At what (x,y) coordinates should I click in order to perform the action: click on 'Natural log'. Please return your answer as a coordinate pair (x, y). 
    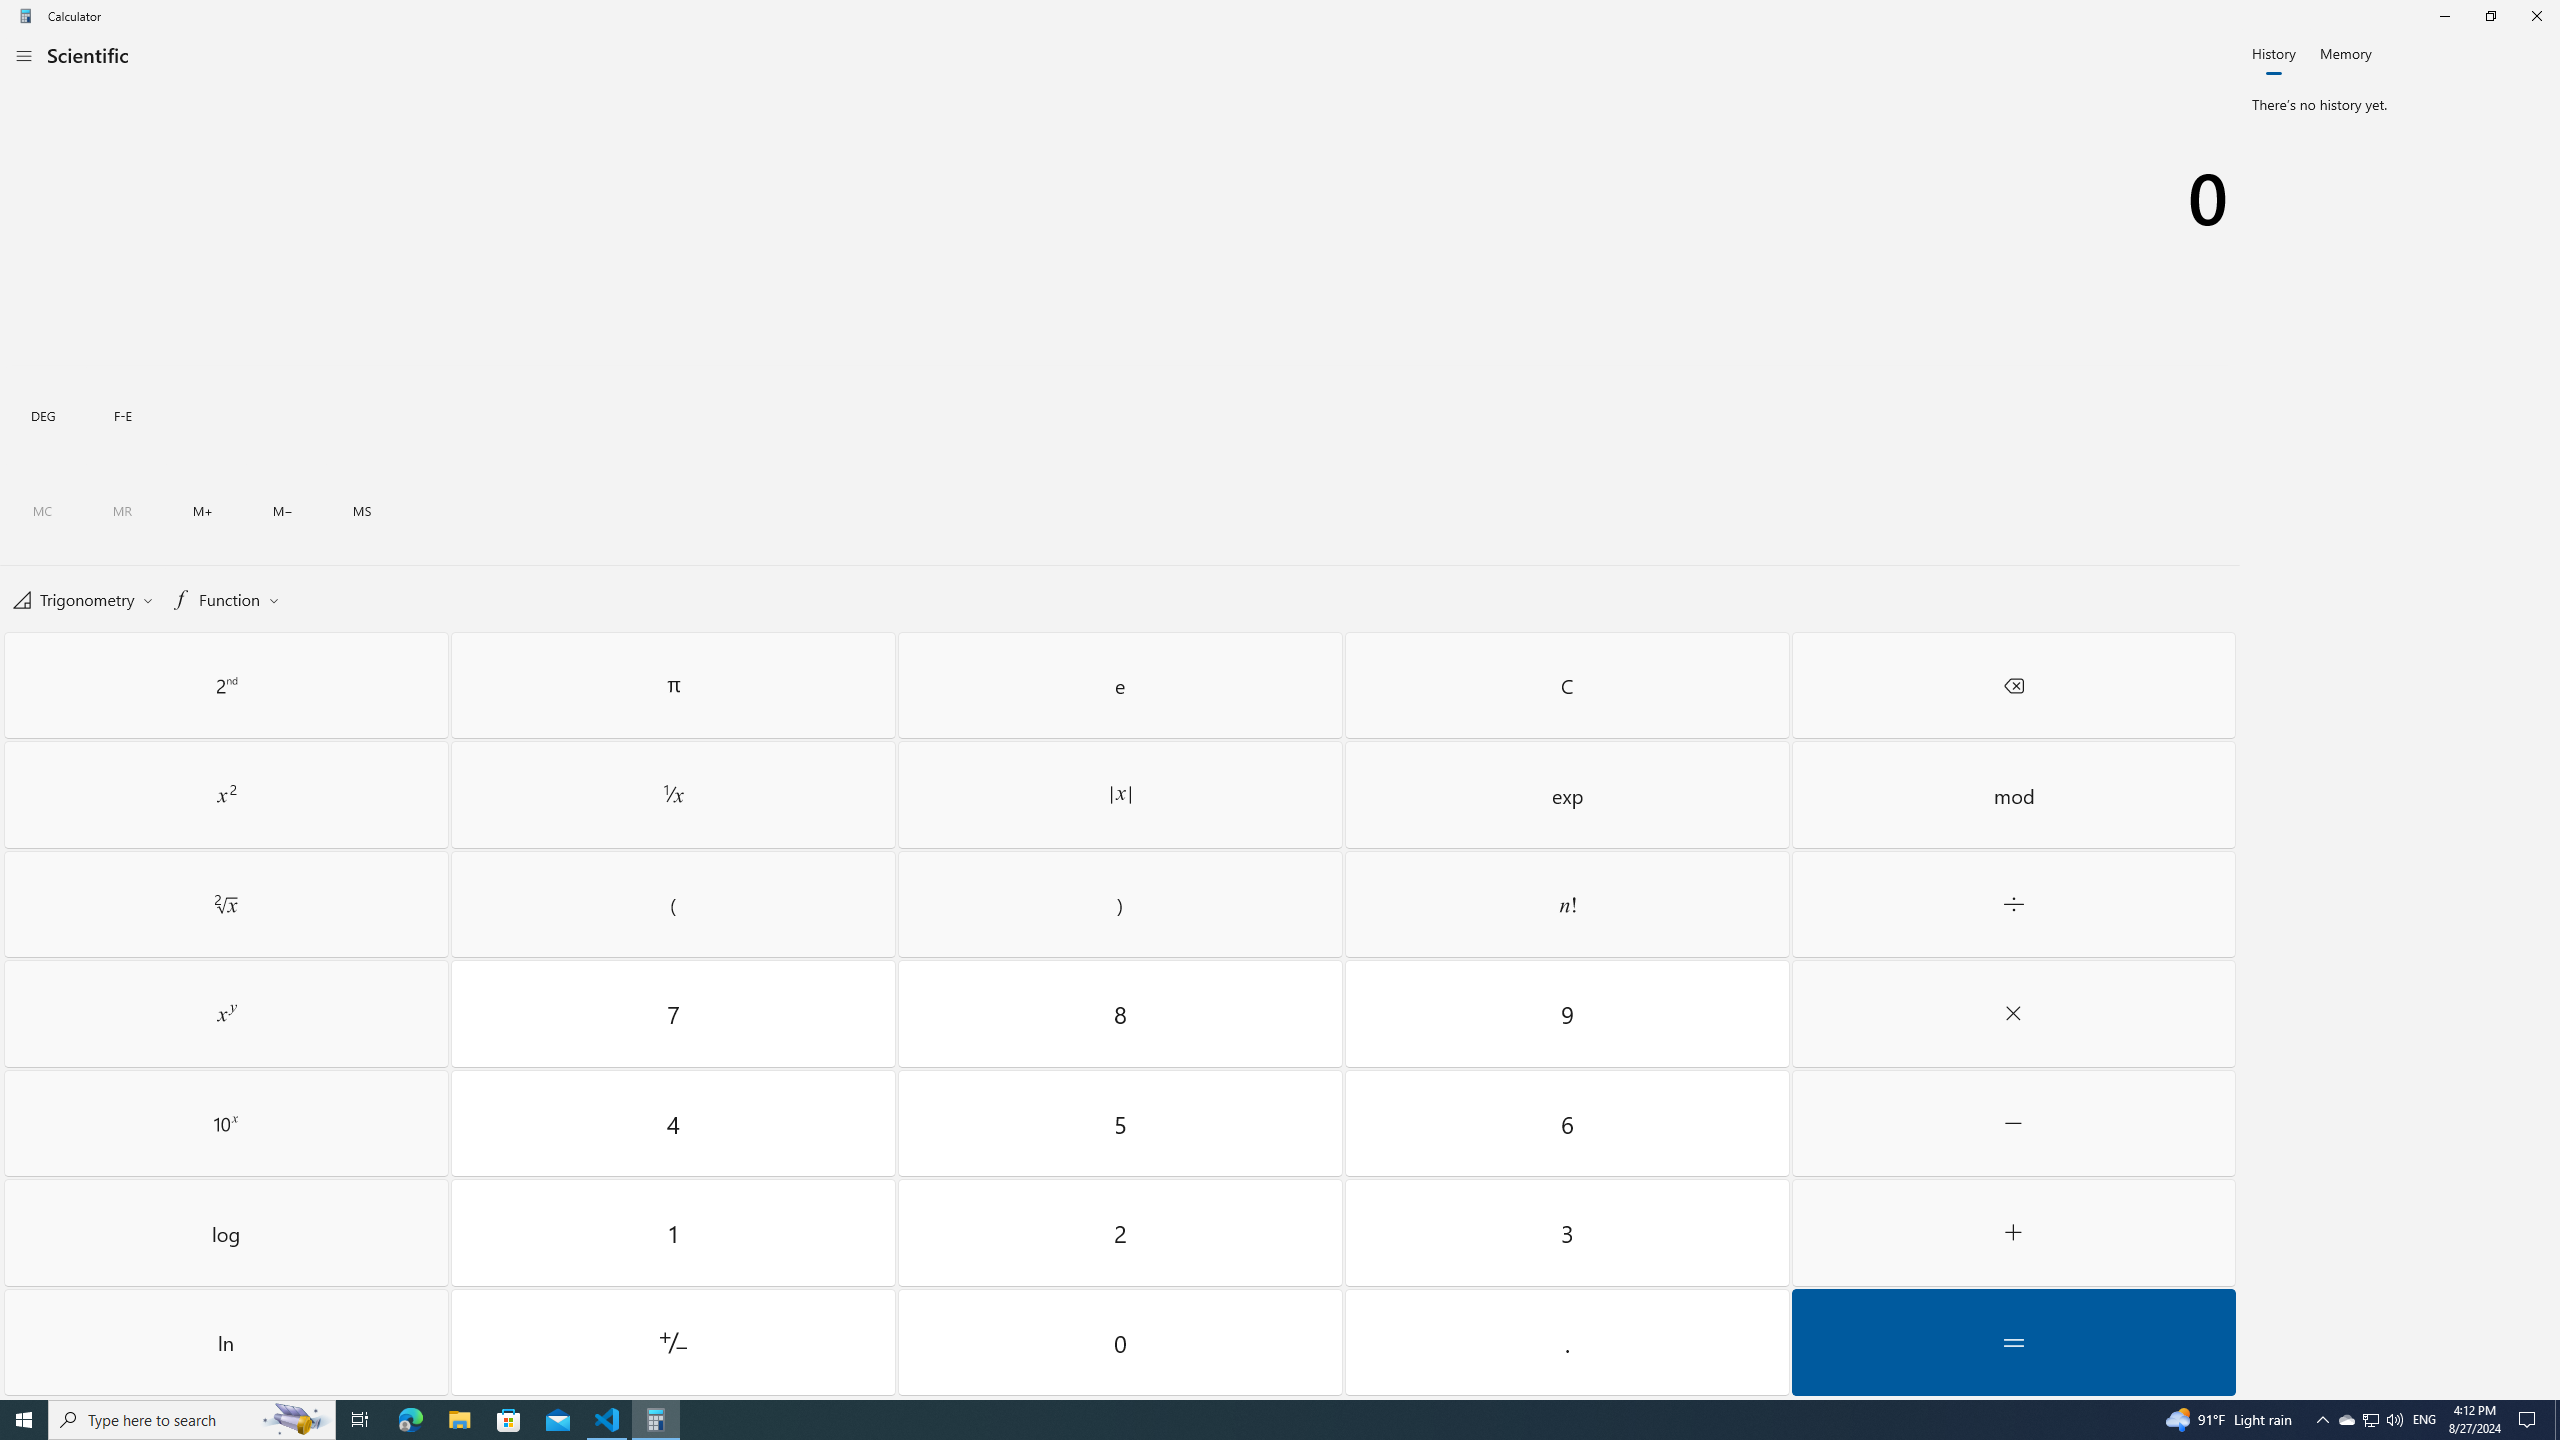
    Looking at the image, I should click on (225, 1341).